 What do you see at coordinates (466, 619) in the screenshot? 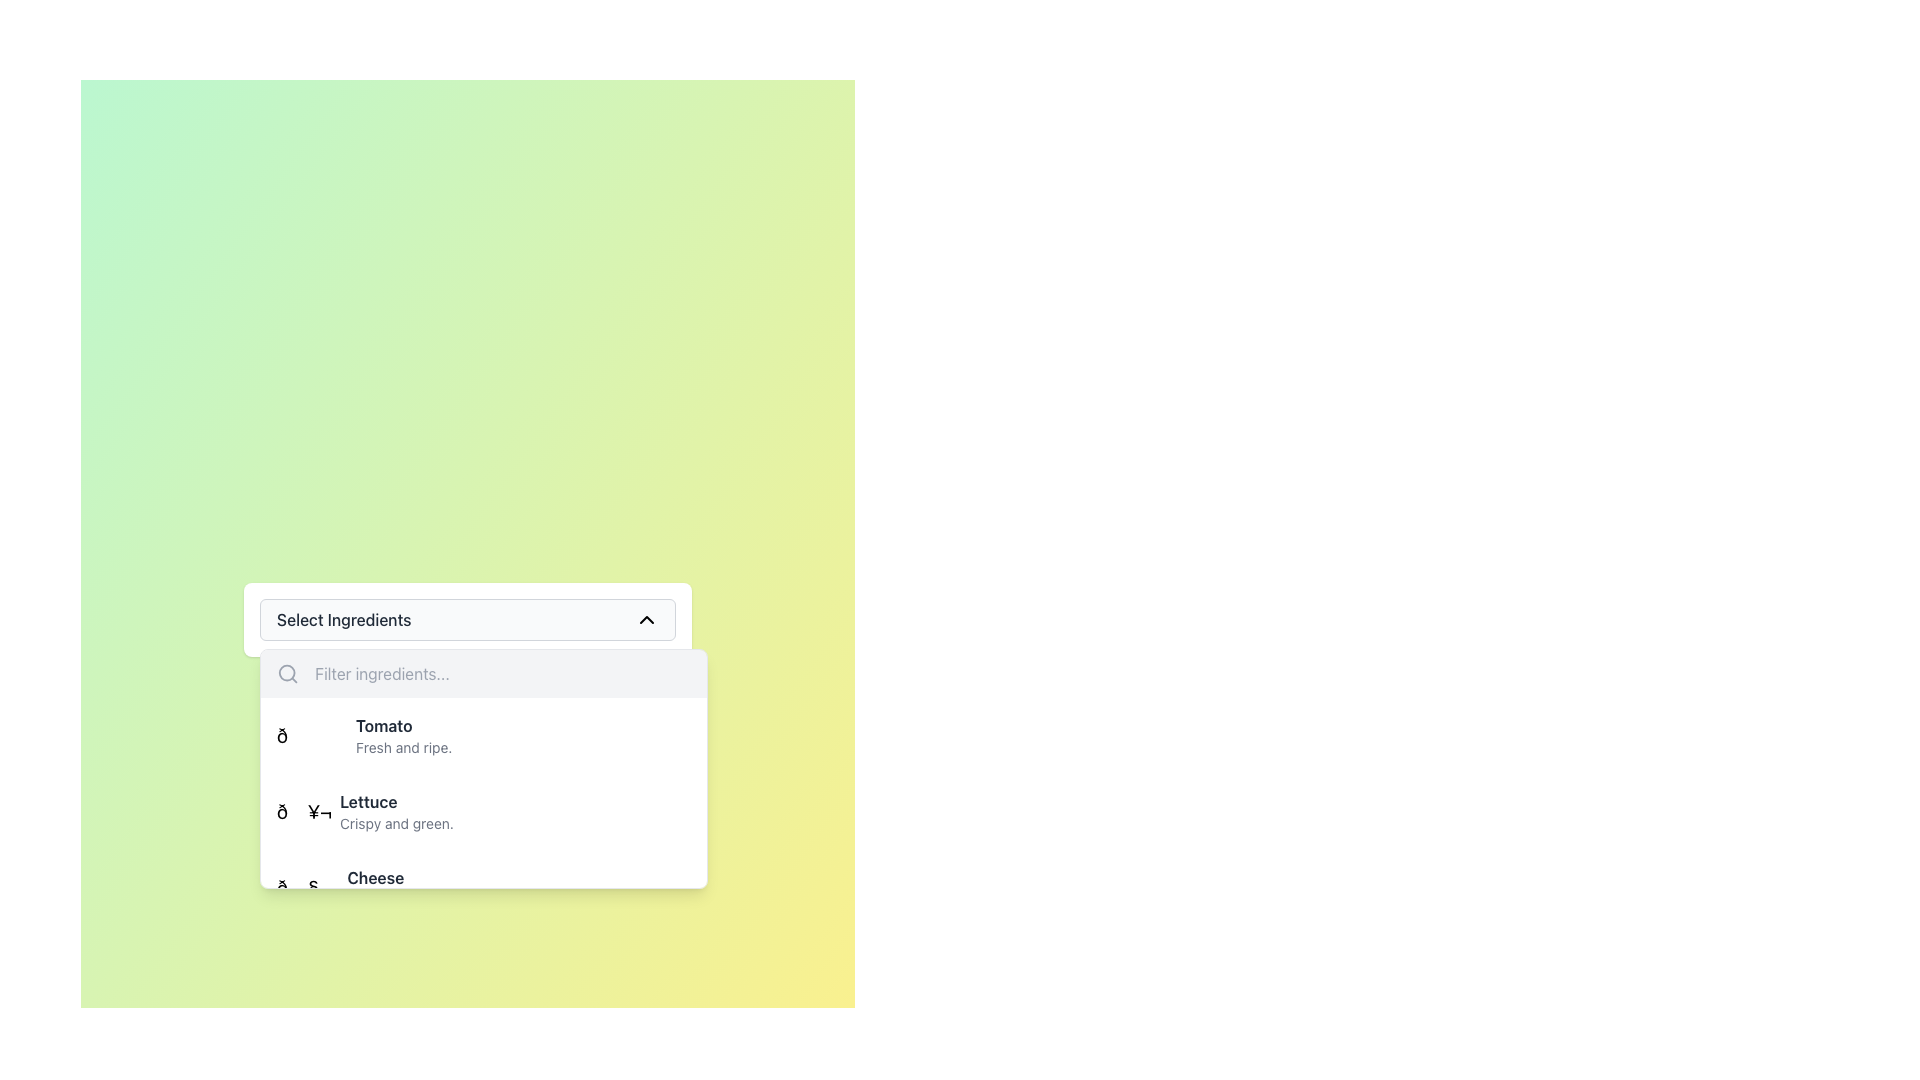
I see `the 'Select Ingredients' dropdown button with a white background and rounded corners` at bounding box center [466, 619].